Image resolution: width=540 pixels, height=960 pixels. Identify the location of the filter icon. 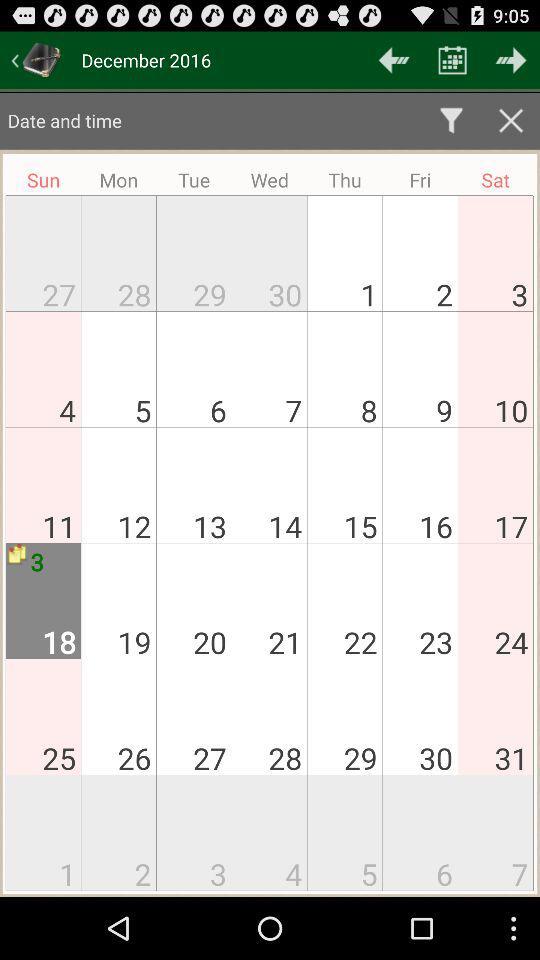
(451, 128).